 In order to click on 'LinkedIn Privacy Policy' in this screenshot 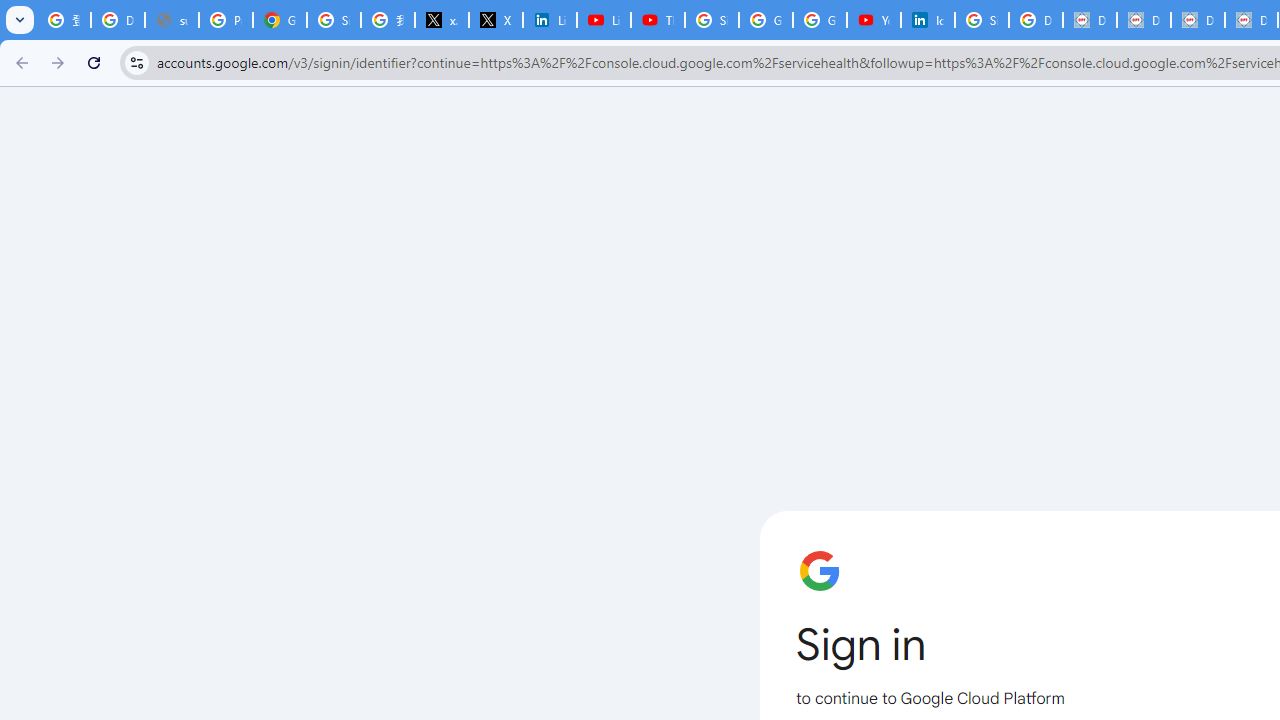, I will do `click(550, 20)`.